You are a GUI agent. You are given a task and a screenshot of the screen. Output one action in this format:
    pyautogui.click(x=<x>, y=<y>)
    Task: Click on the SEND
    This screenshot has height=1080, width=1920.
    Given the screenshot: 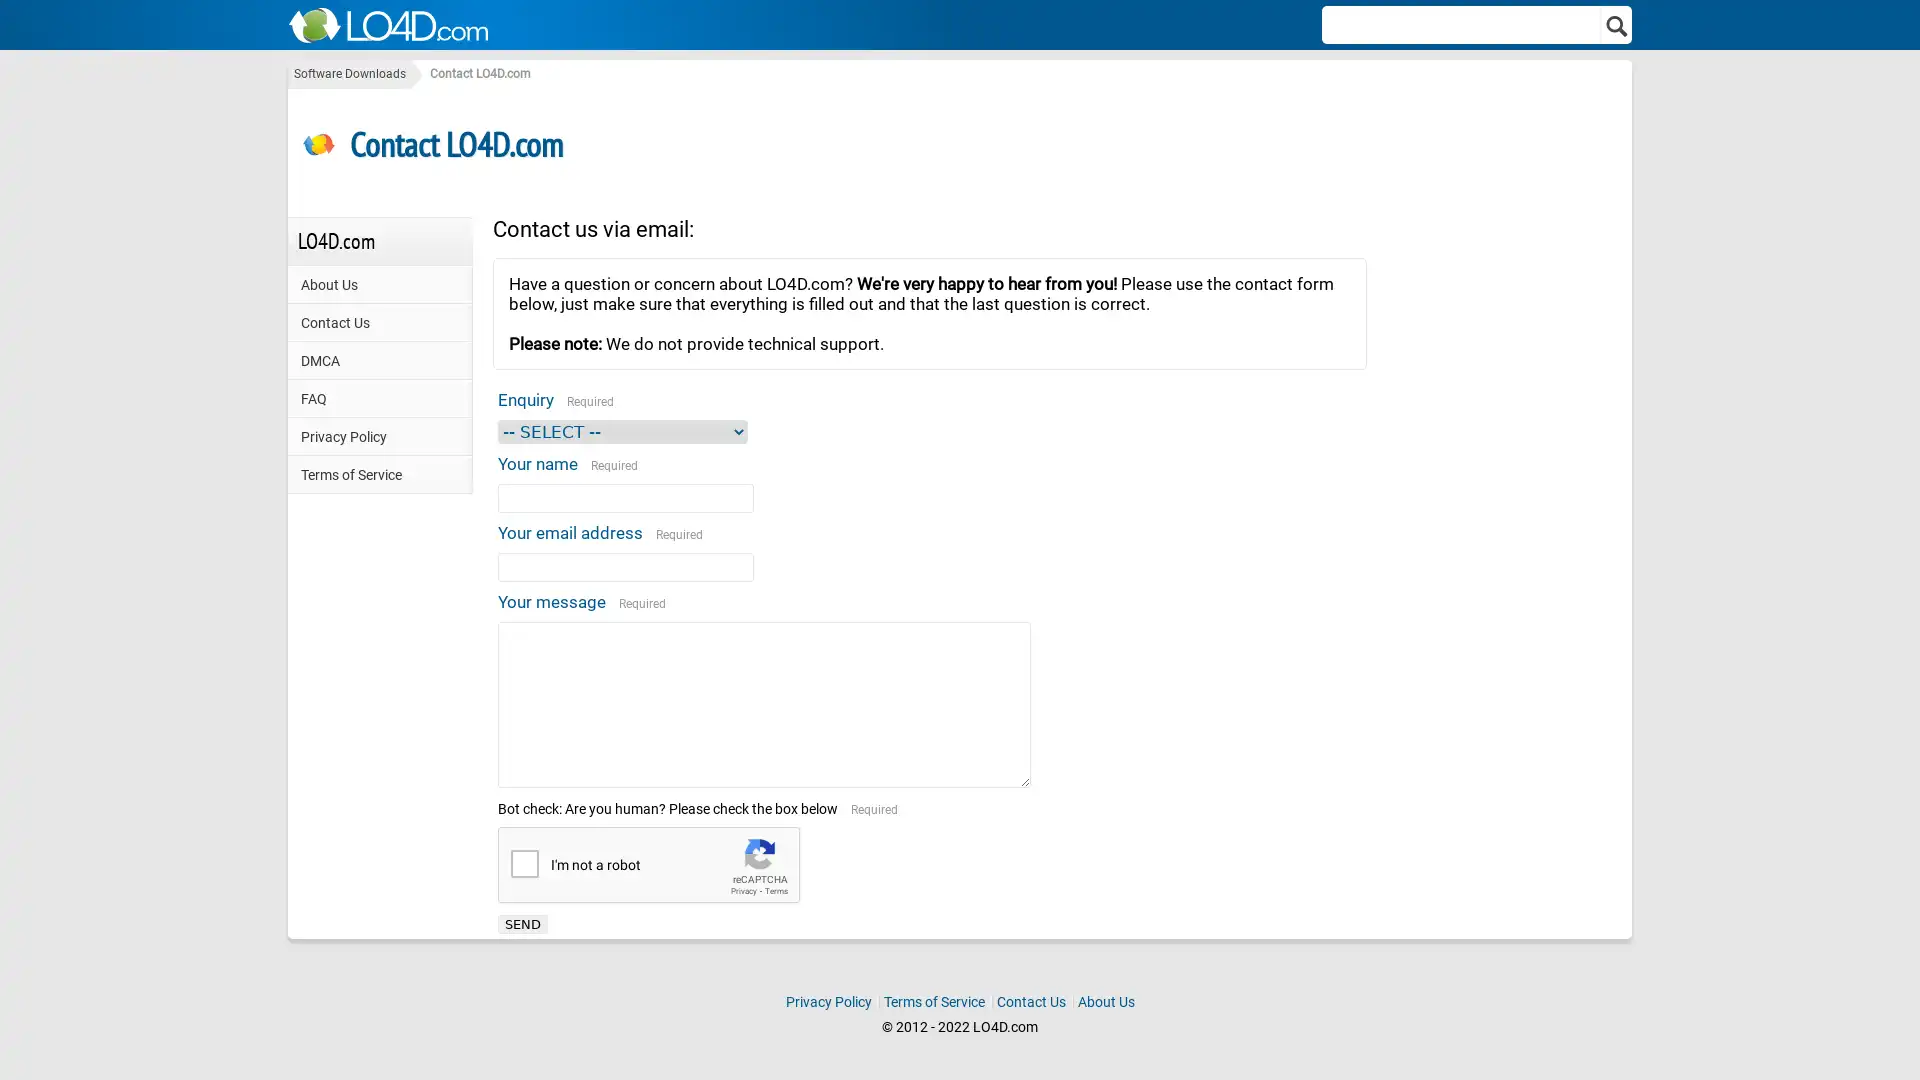 What is the action you would take?
    pyautogui.click(x=523, y=923)
    